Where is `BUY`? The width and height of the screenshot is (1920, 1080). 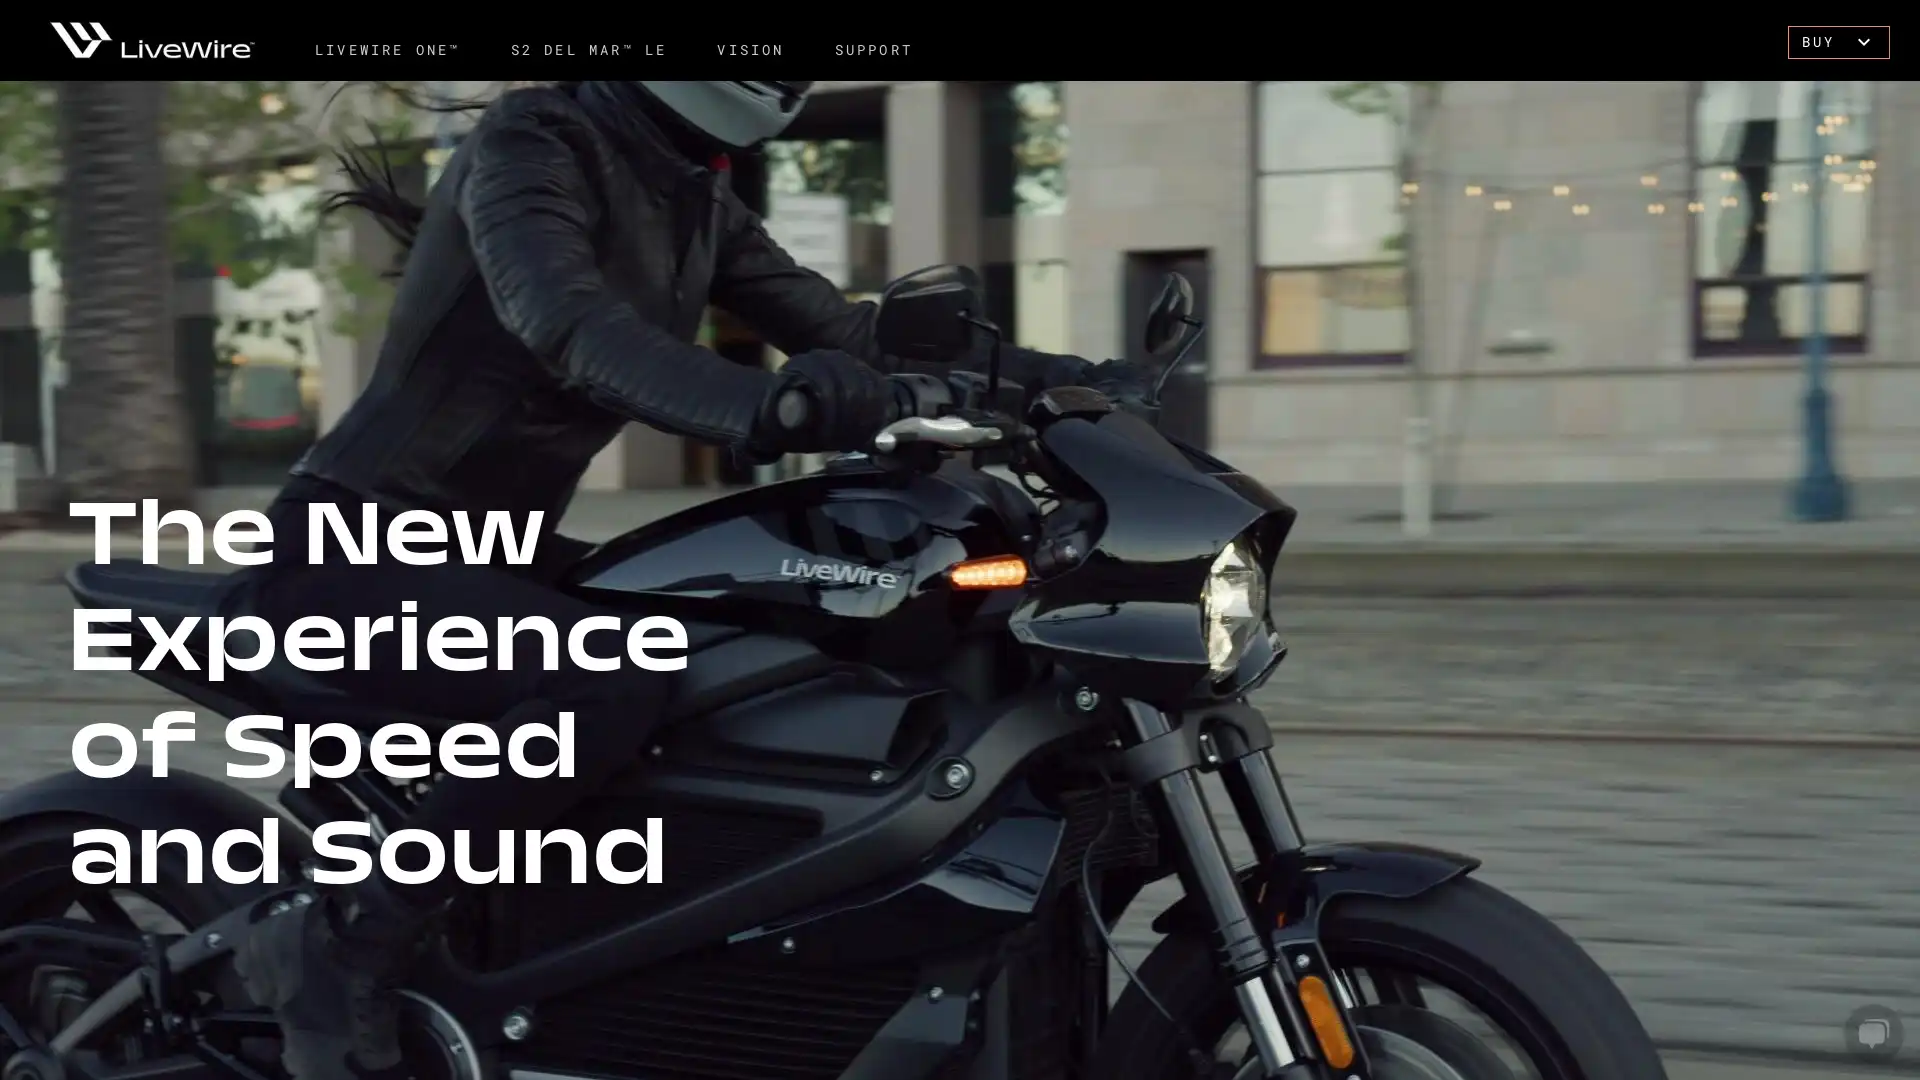 BUY is located at coordinates (1830, 41).